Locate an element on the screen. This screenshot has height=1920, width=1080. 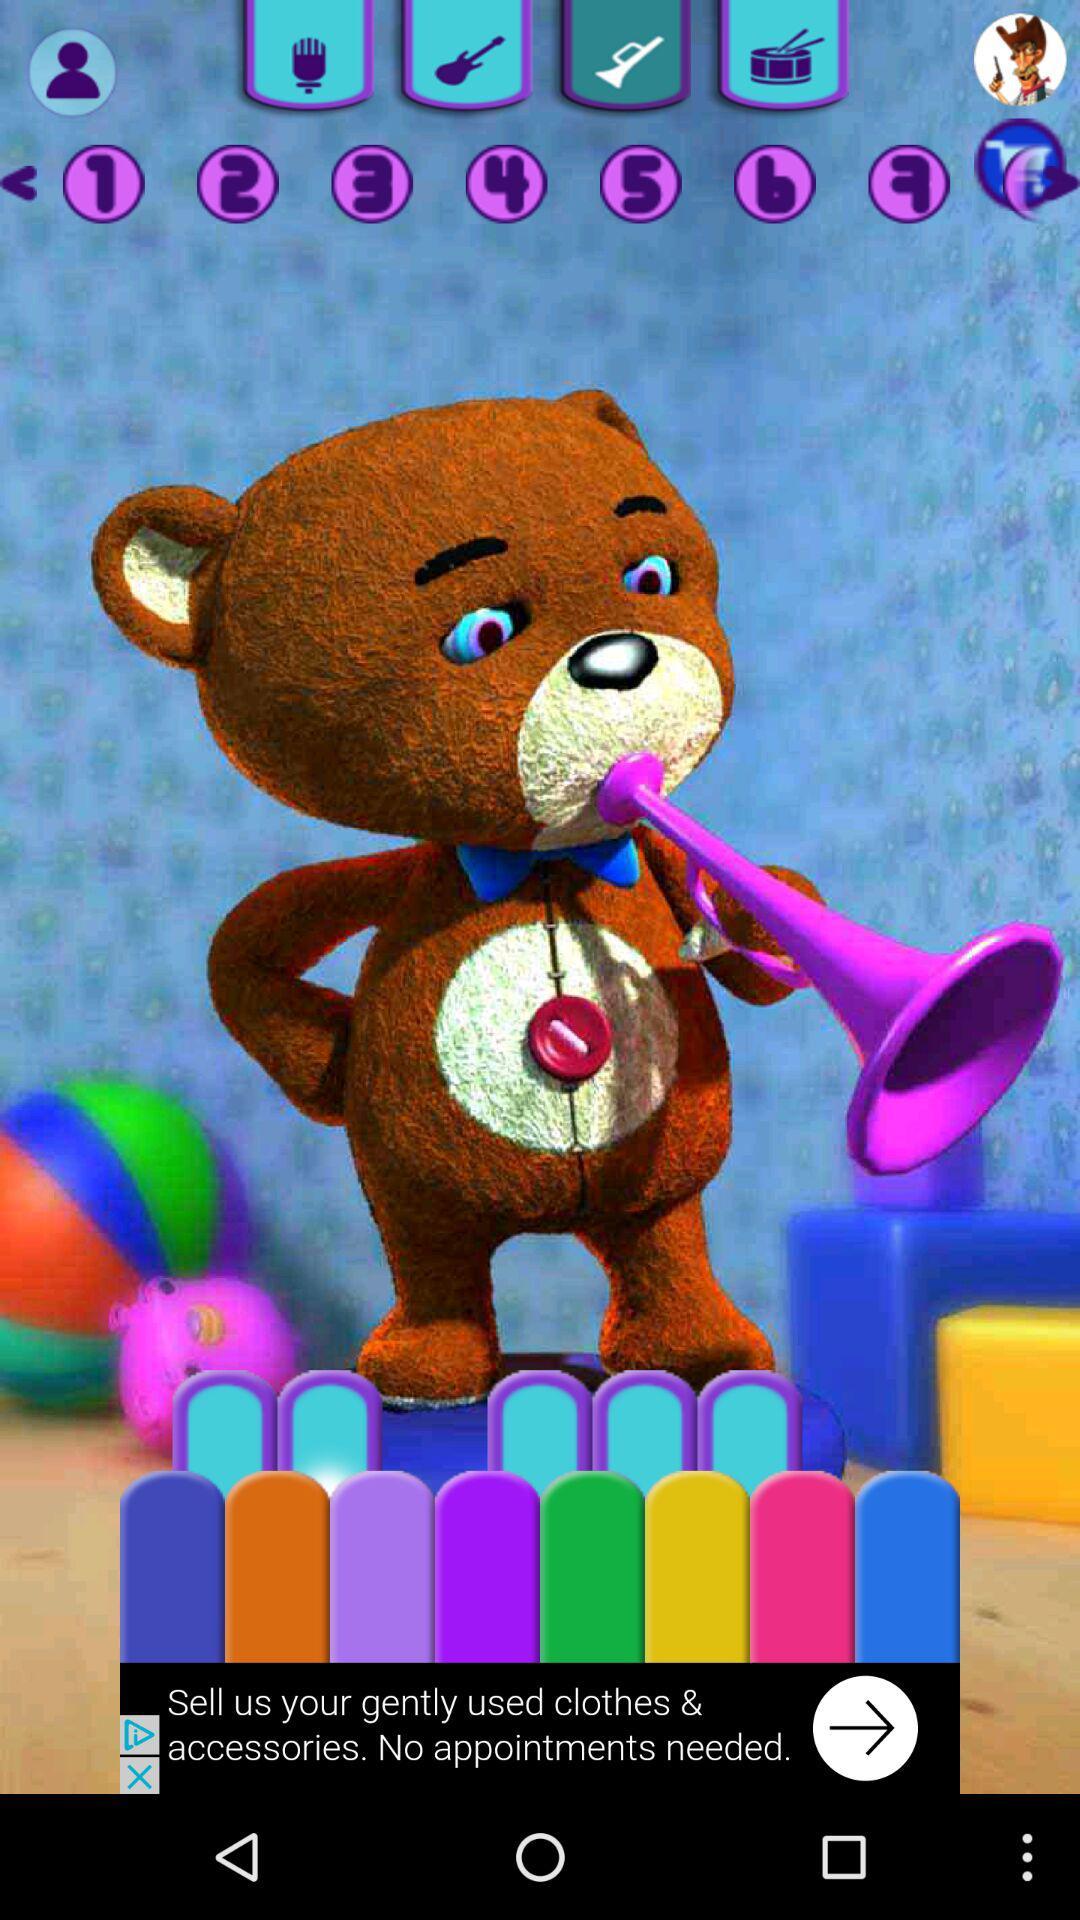
the check icon is located at coordinates (617, 63).